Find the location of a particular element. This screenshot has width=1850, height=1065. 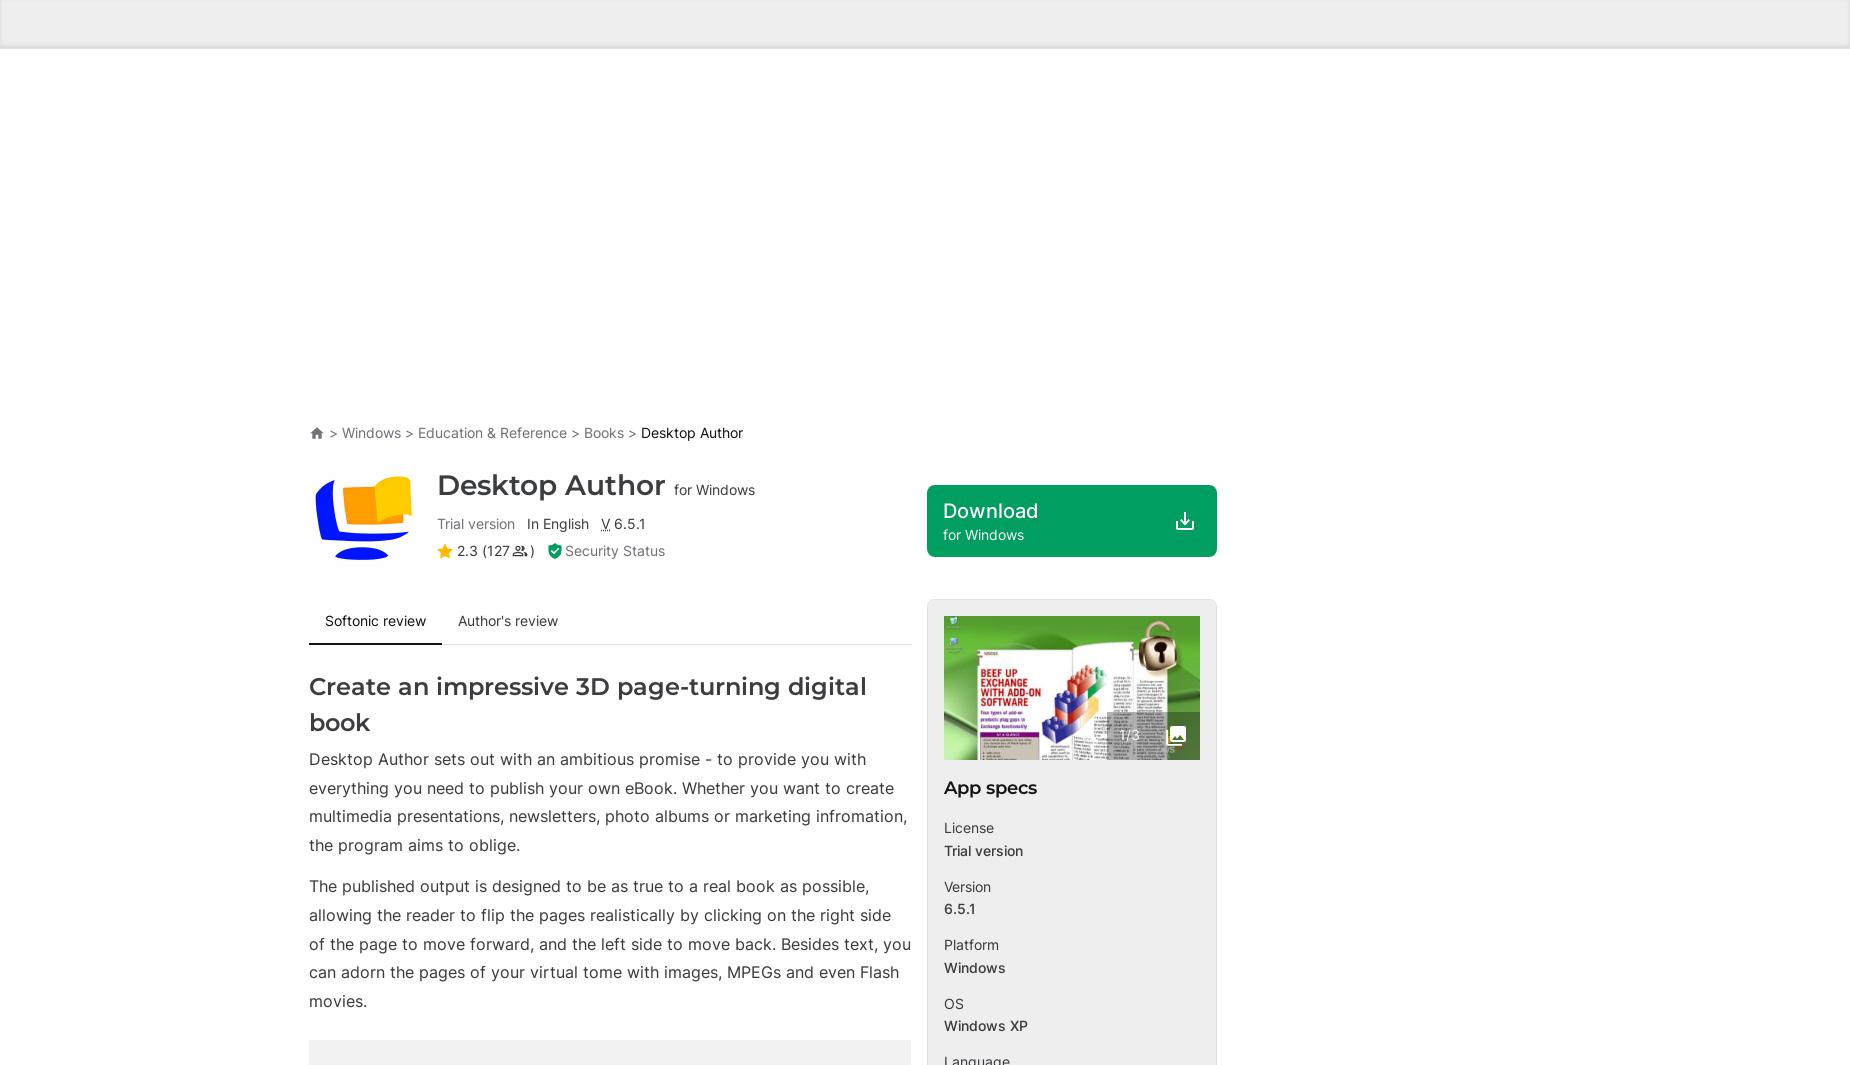

'ClinicalKey Student Bookshelf - Read Your Books Offline' is located at coordinates (403, 94).